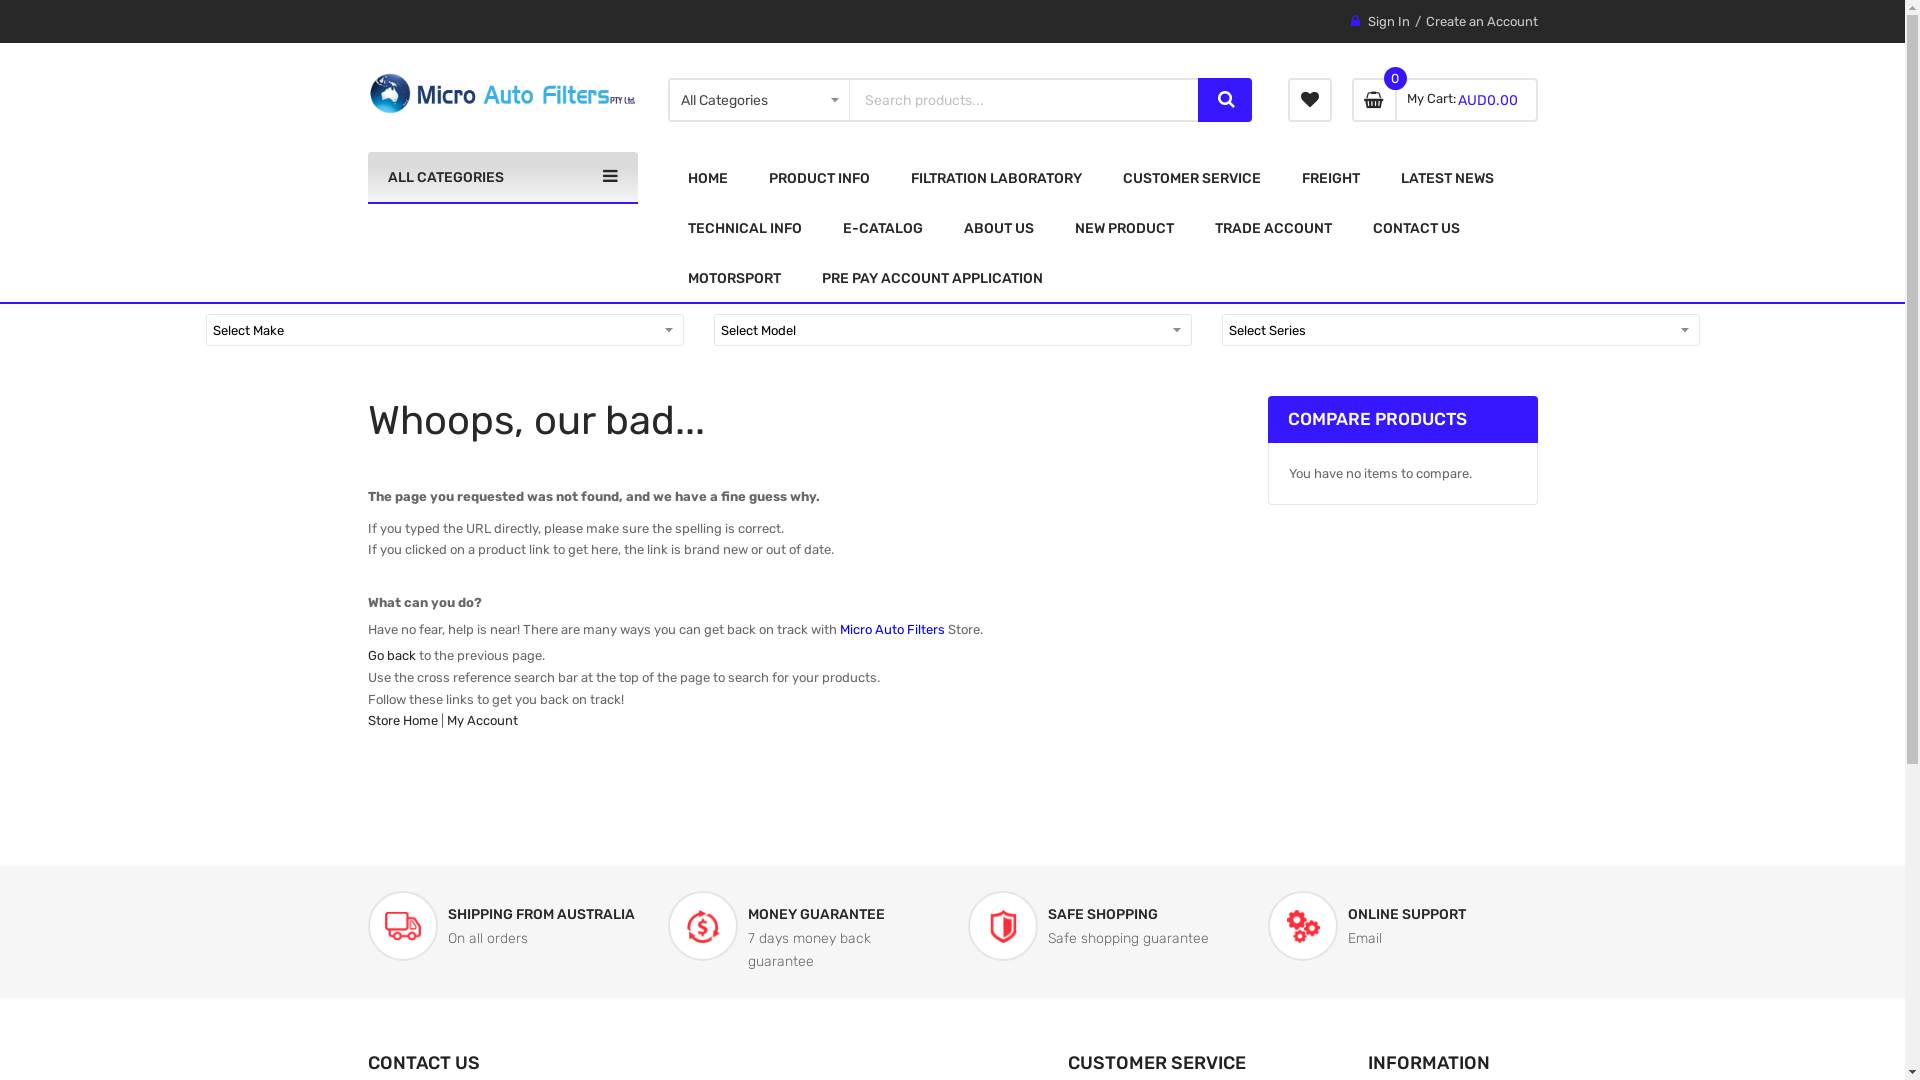 This screenshot has height=1080, width=1920. Describe the element at coordinates (1123, 226) in the screenshot. I see `'NEW PRODUCT'` at that location.